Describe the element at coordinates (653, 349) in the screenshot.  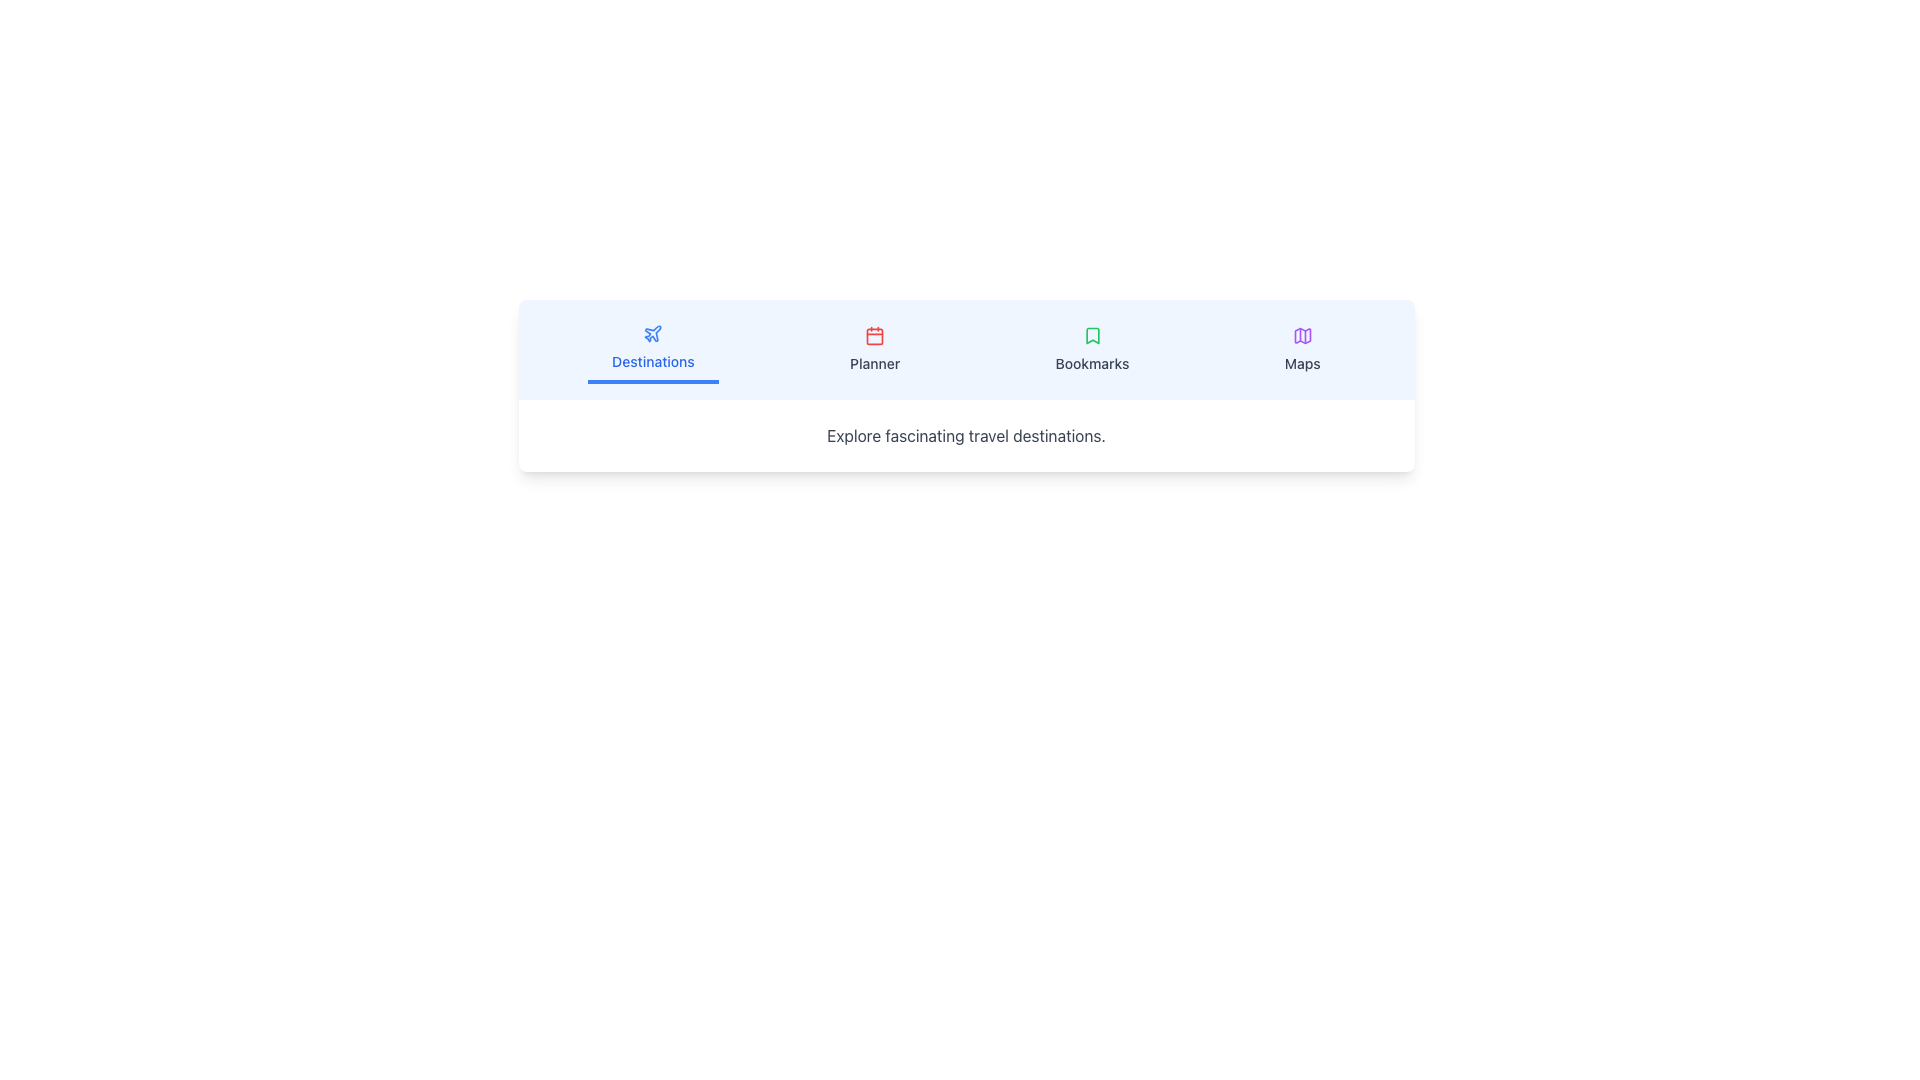
I see `the 'Destinations' button, which is the first button in a group of horizontally aligned buttons including 'Planner', 'Bookmarks', and 'Maps'` at that location.